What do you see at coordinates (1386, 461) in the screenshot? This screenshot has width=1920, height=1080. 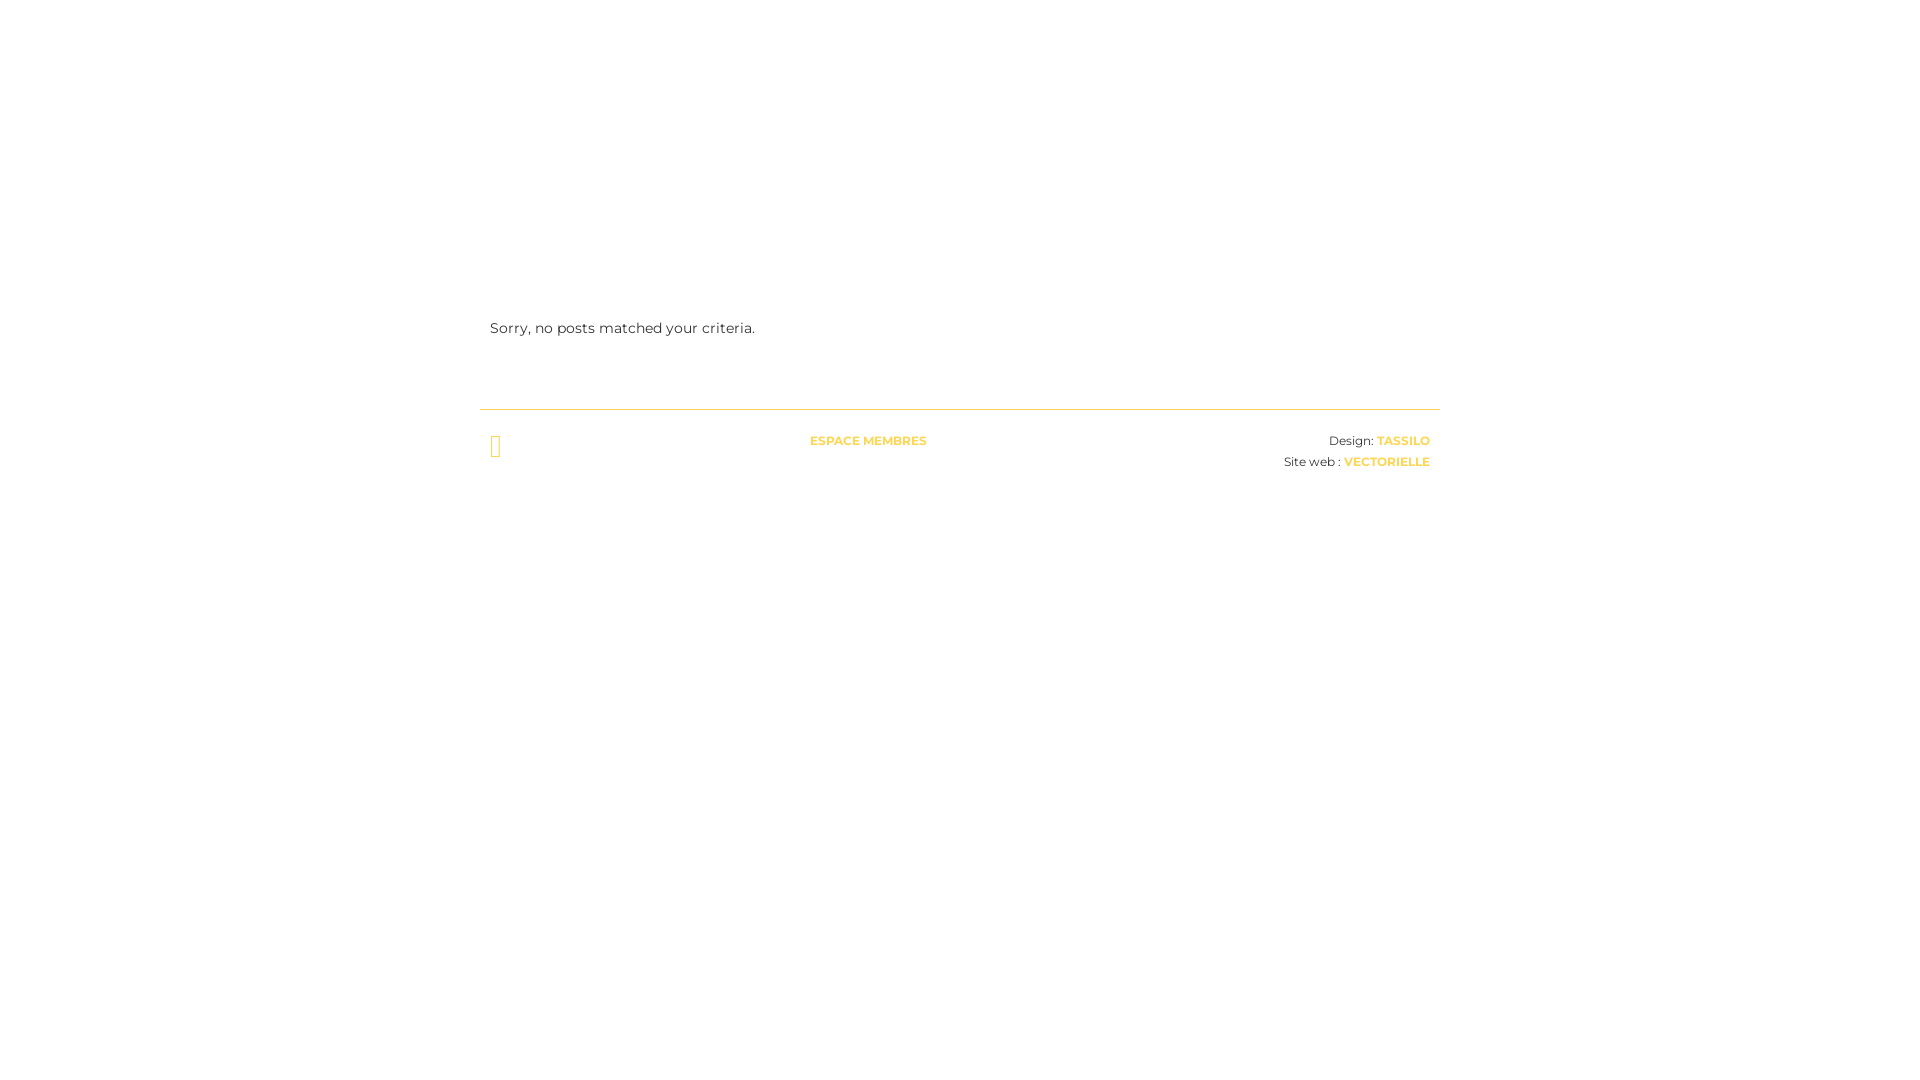 I see `'VECTORIELLE'` at bounding box center [1386, 461].